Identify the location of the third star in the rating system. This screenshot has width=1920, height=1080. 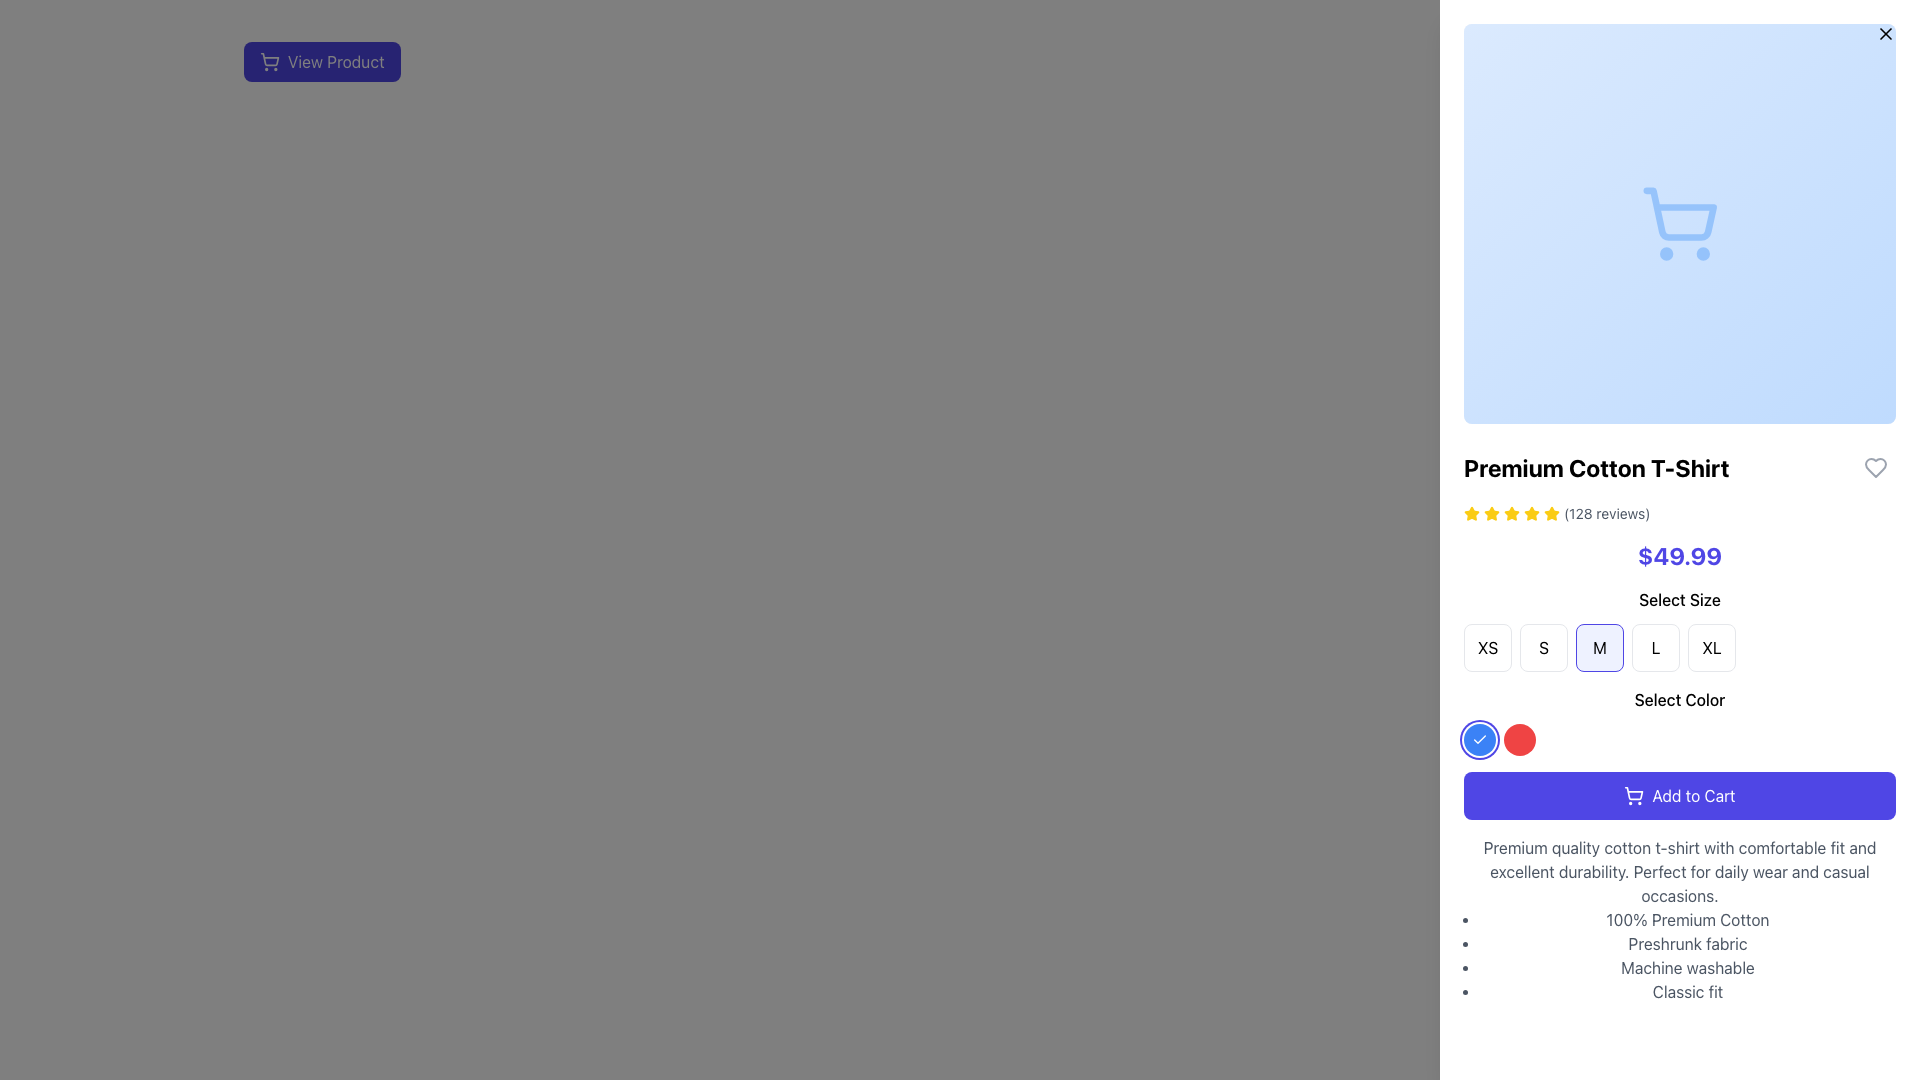
(1472, 512).